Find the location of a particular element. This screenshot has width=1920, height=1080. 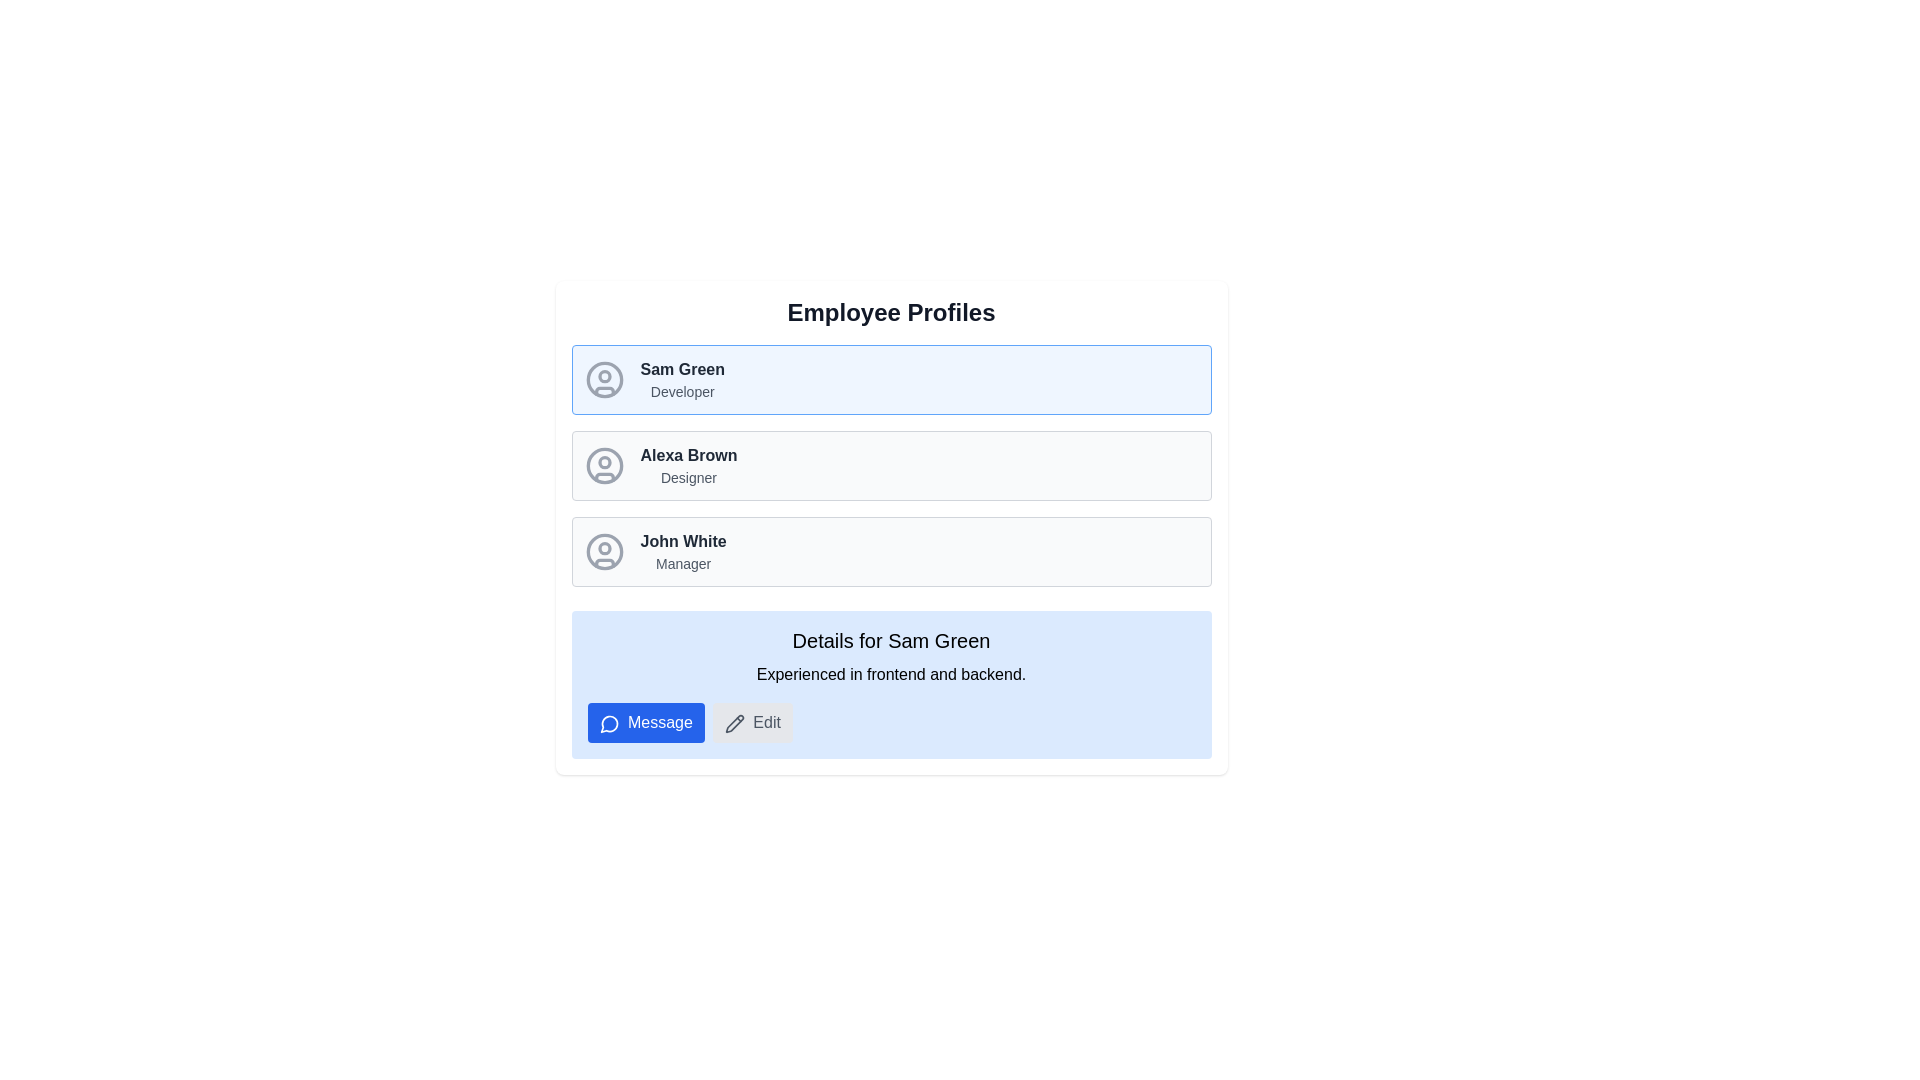

the text label displaying 'Designer', which is styled in light gray and located below the name 'Alexa Brown' in the employee profile card is located at coordinates (688, 478).